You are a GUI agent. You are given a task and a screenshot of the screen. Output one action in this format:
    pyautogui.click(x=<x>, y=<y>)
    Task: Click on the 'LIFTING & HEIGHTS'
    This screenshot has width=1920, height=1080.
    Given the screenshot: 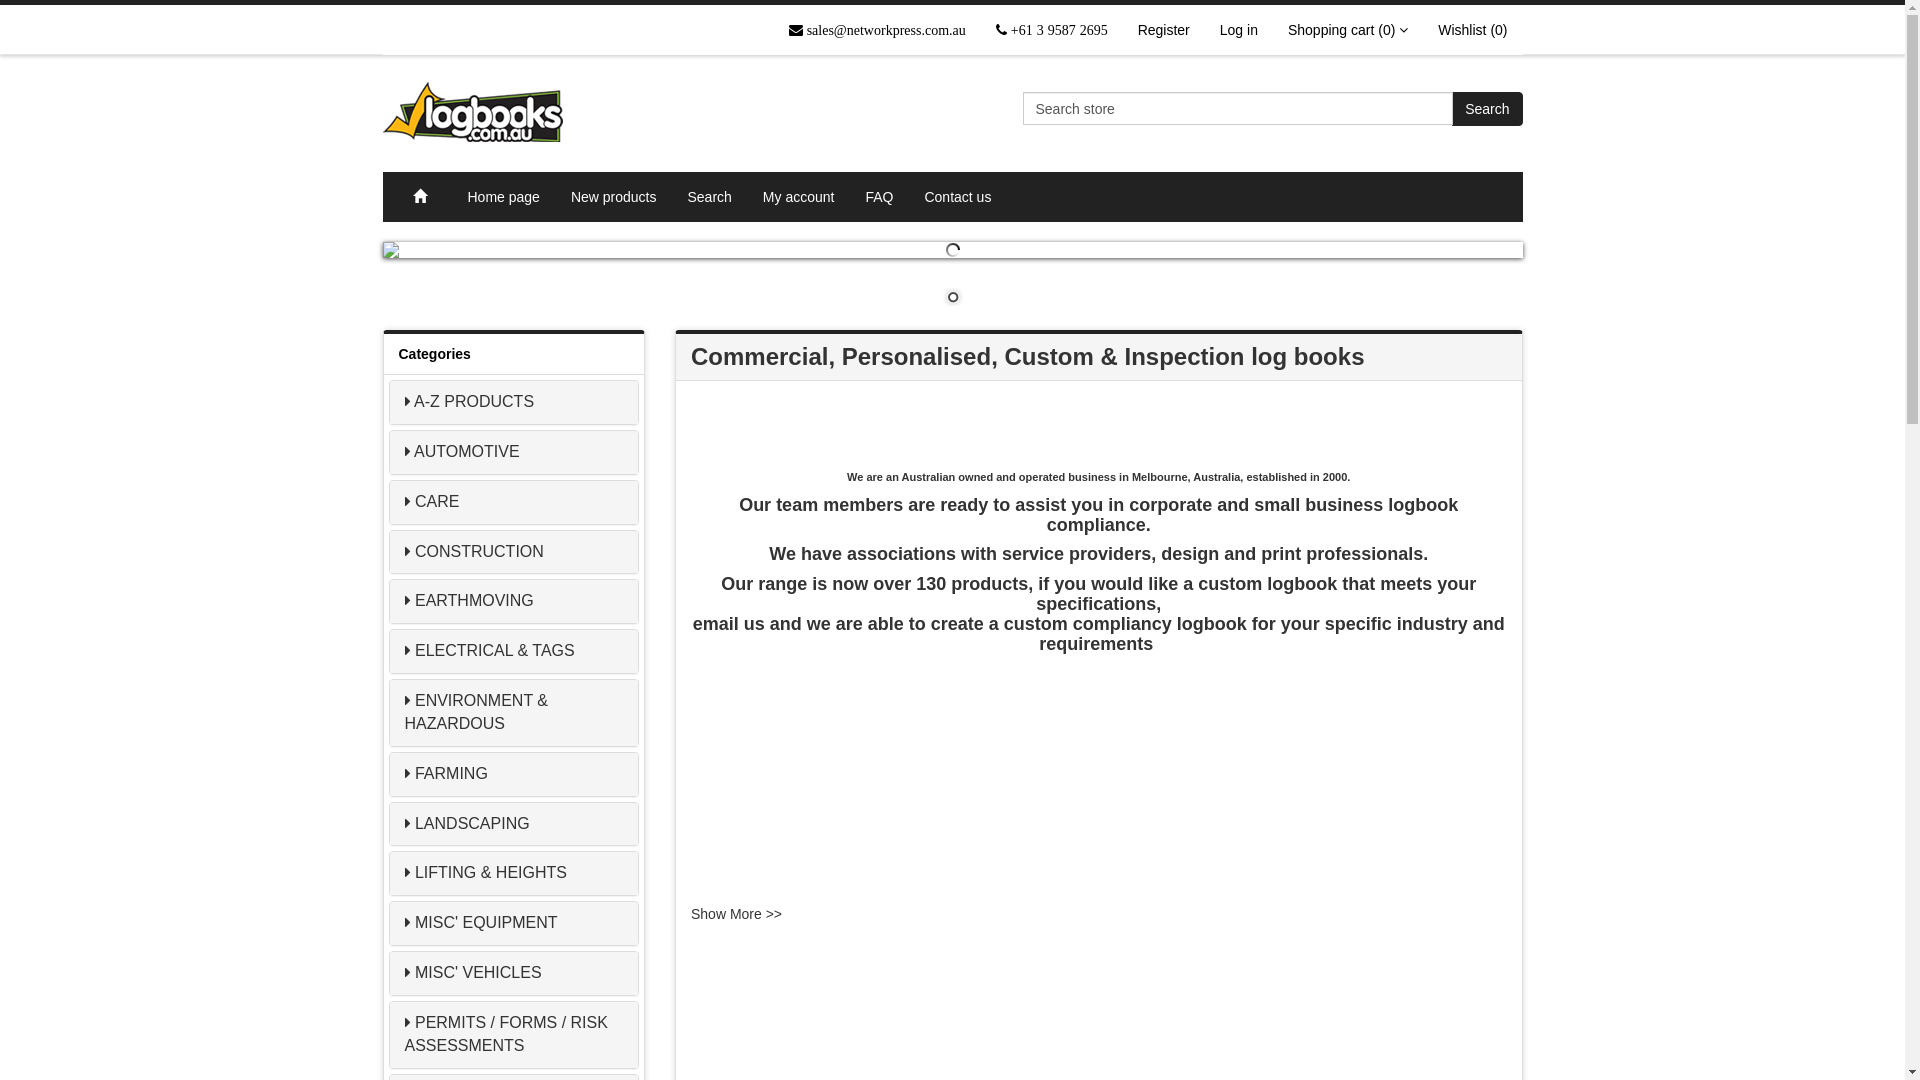 What is the action you would take?
    pyautogui.click(x=490, y=871)
    